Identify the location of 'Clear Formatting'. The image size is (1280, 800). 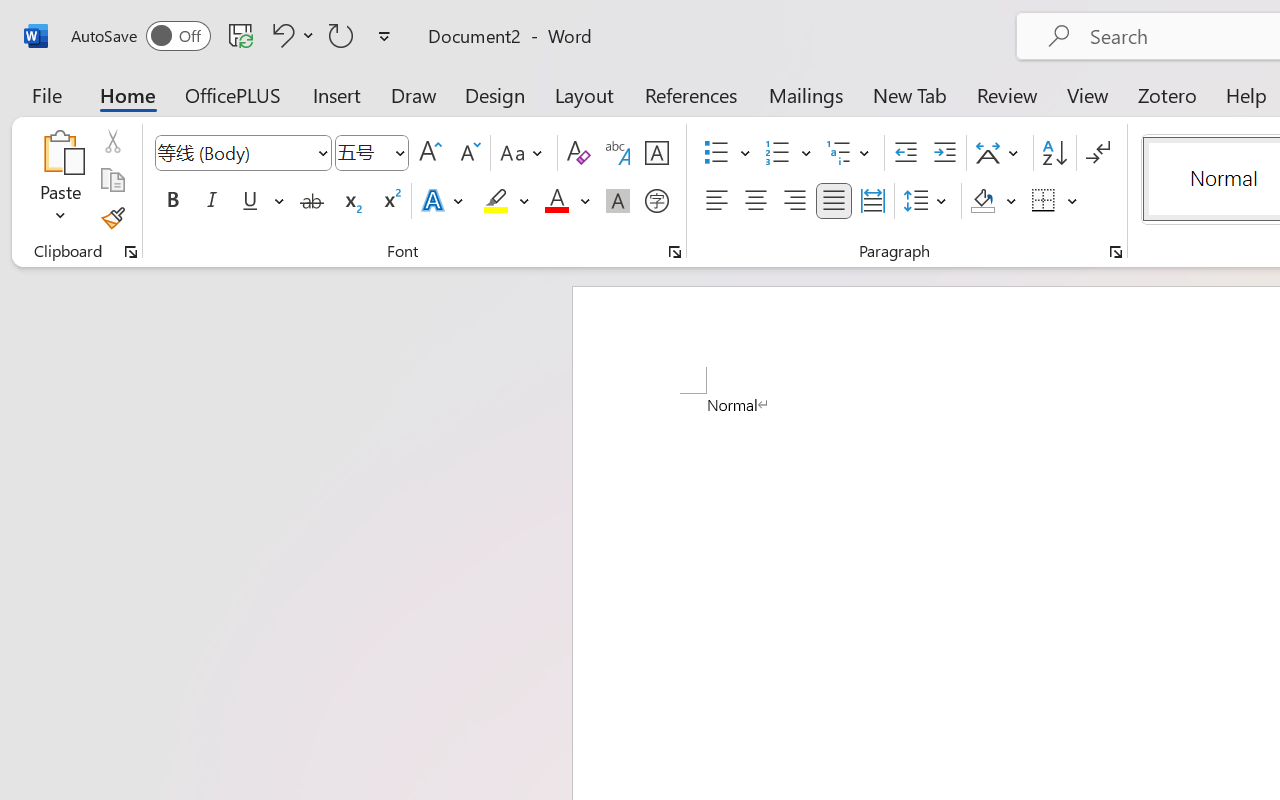
(577, 153).